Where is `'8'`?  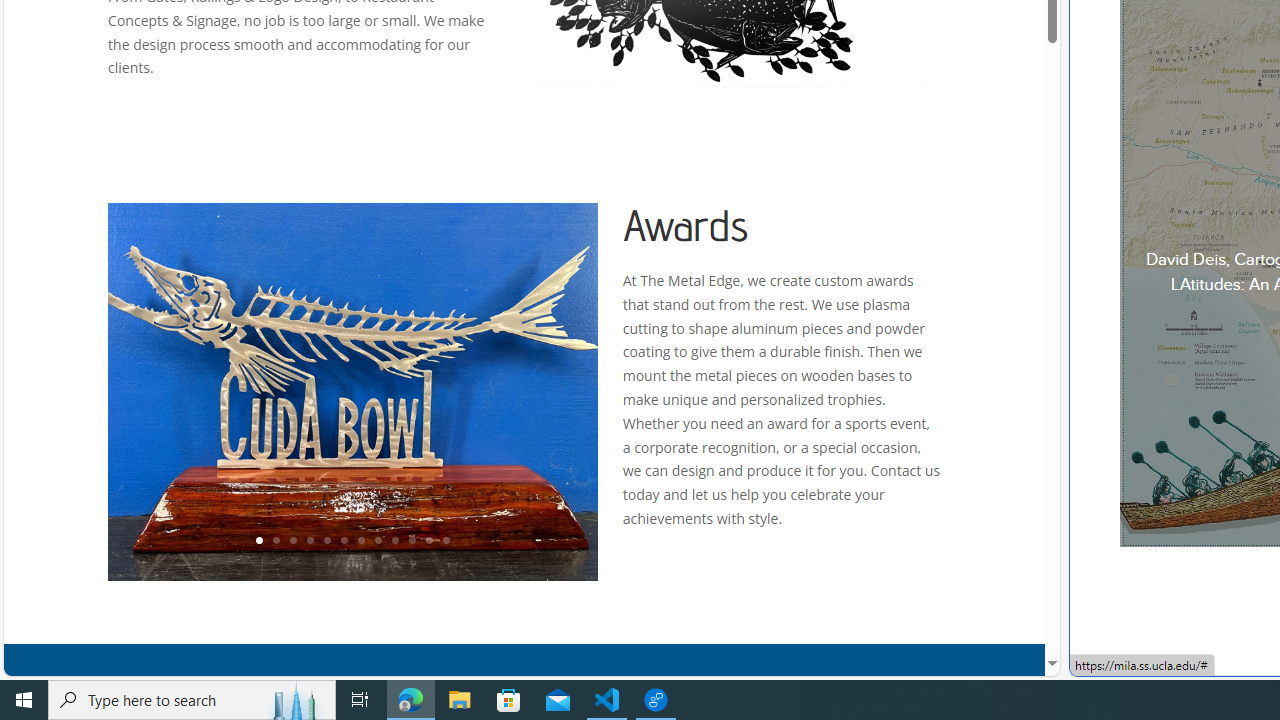 '8' is located at coordinates (377, 541).